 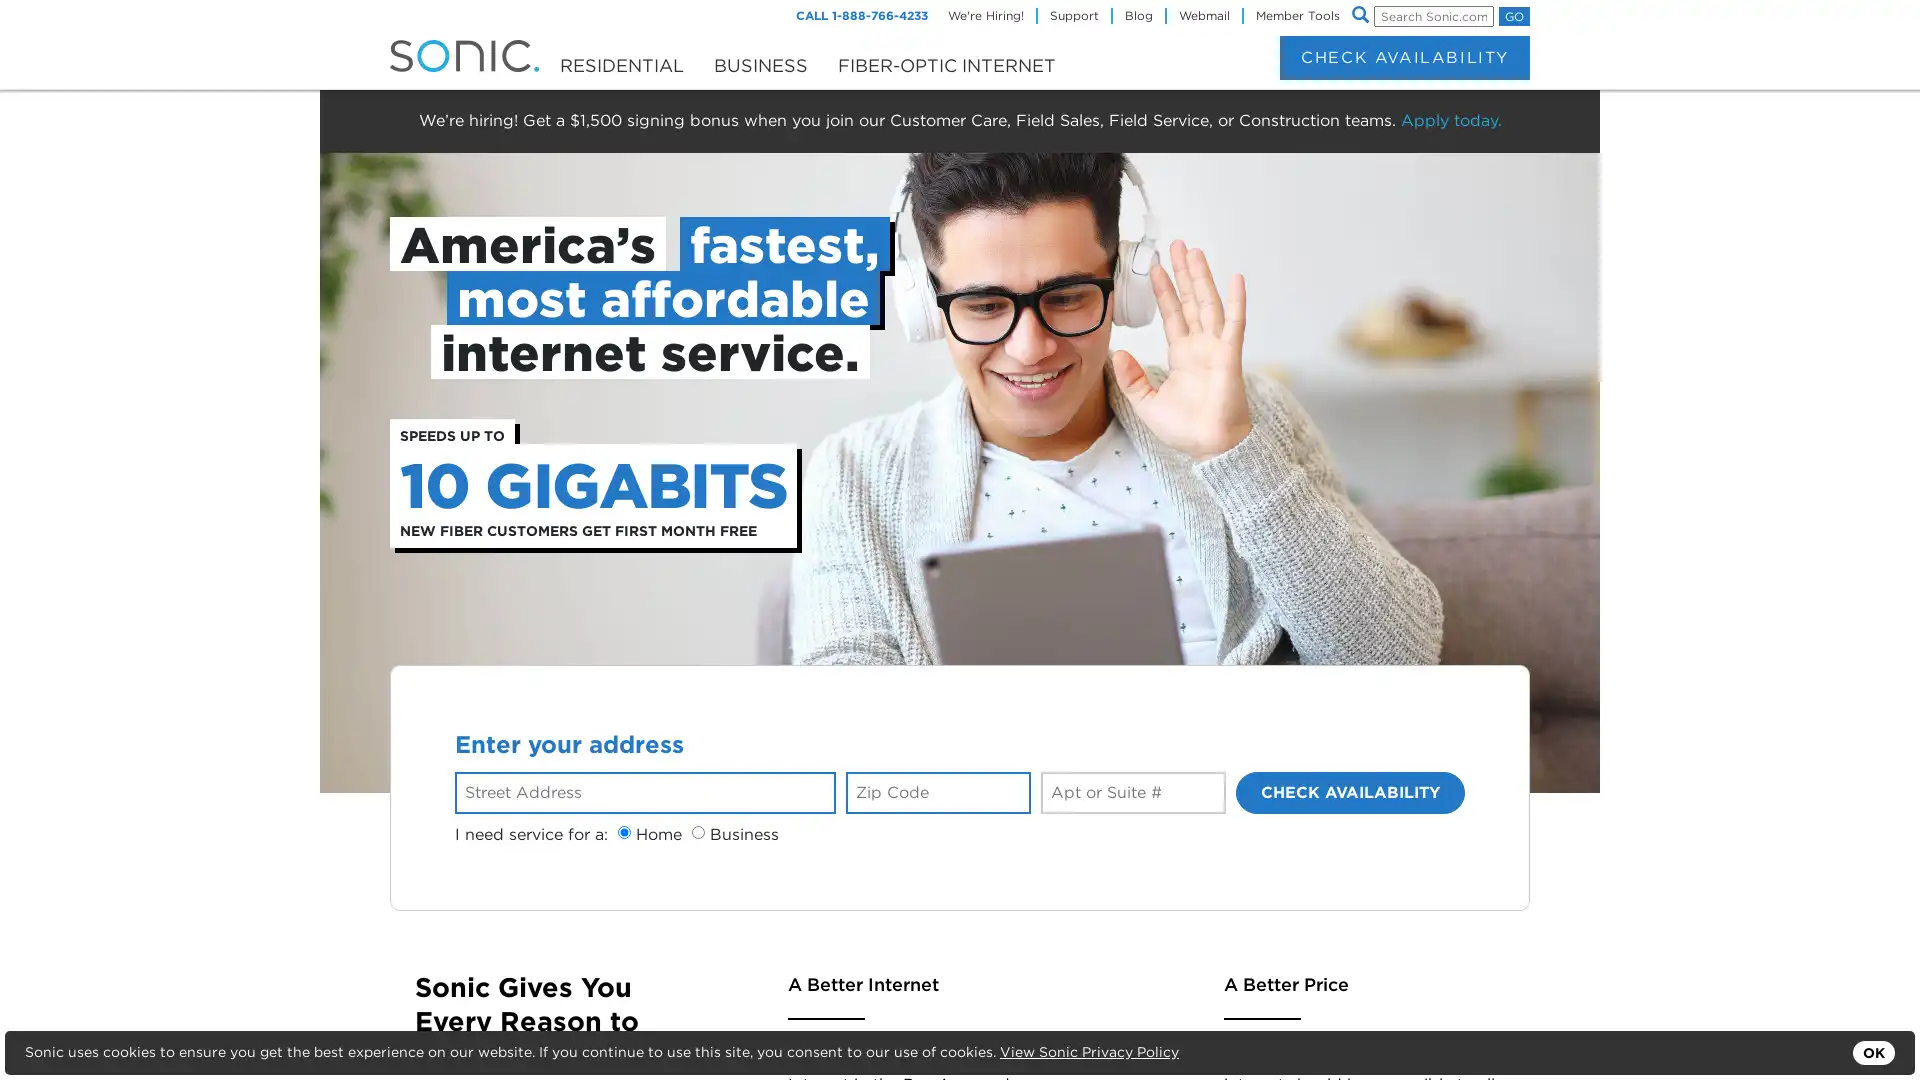 I want to click on OK, so click(x=1872, y=1052).